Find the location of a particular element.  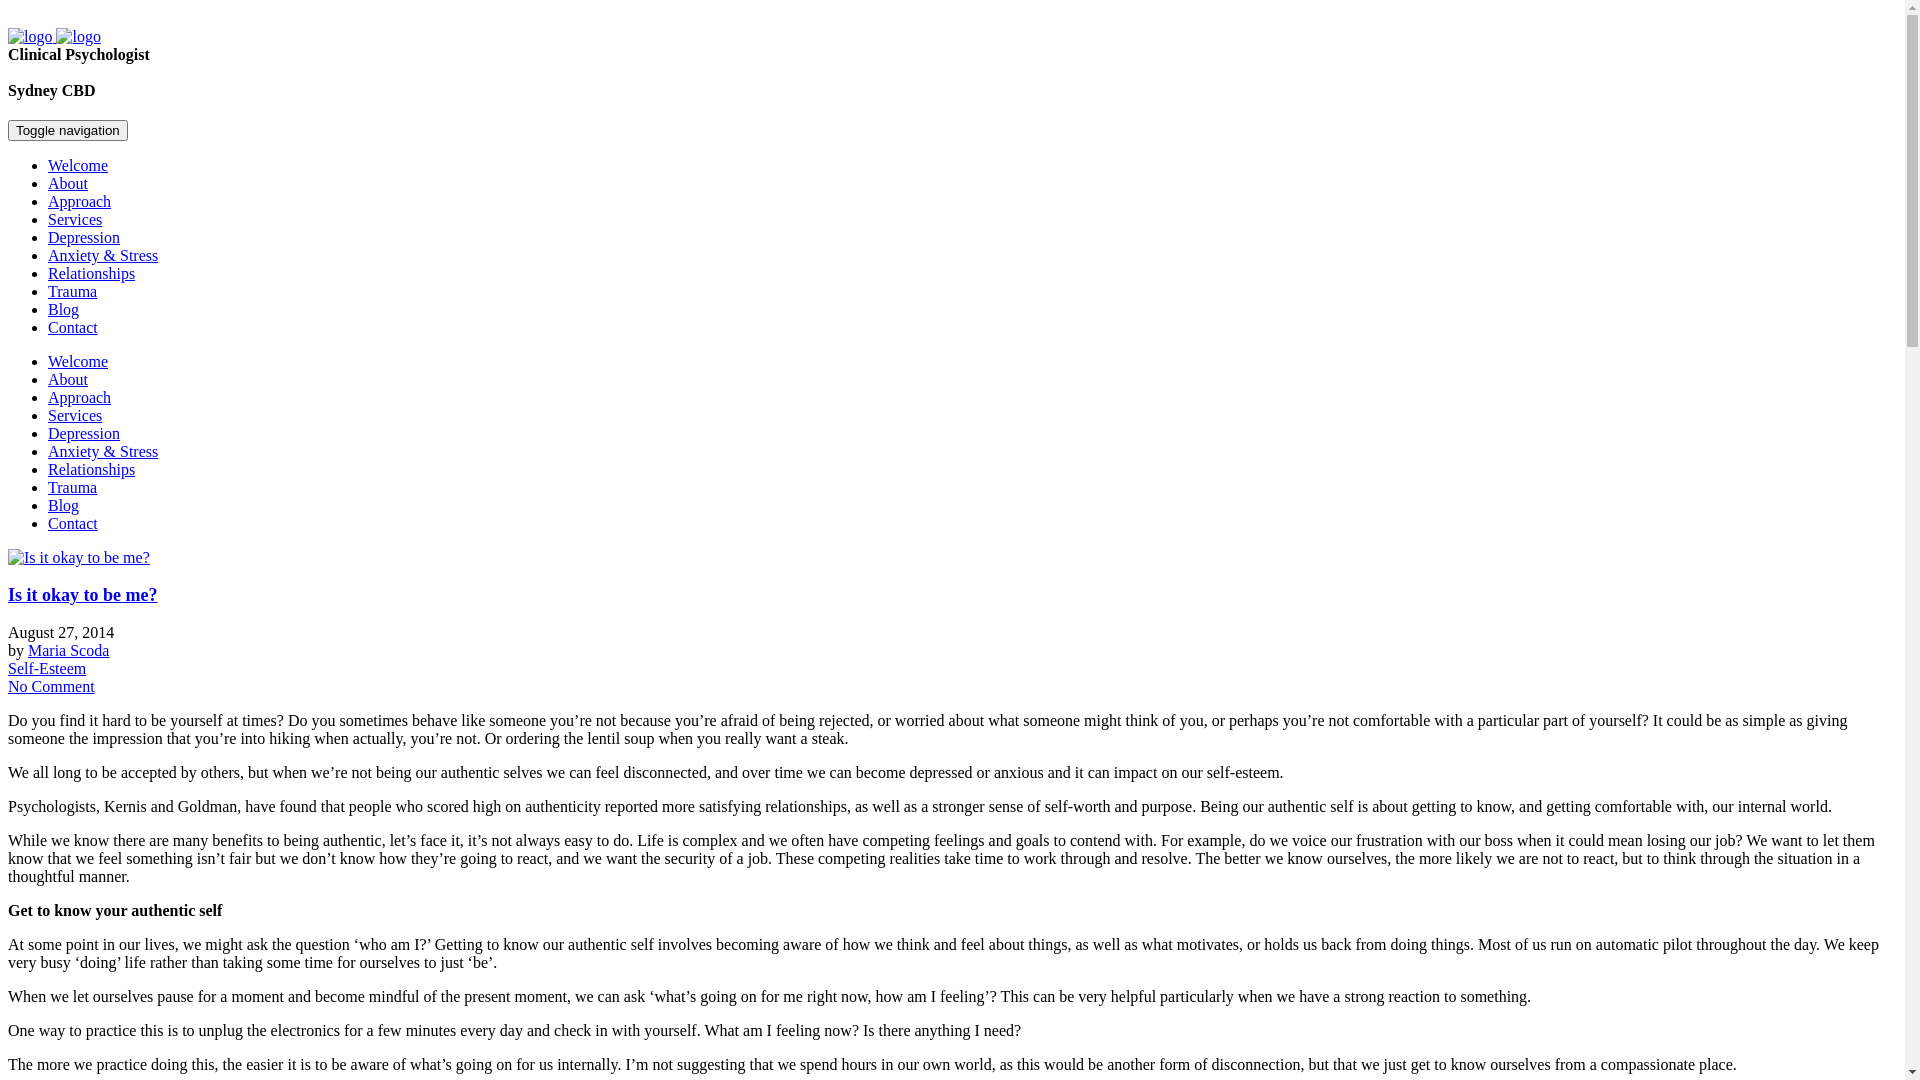

'Dr Maria Scoda' is located at coordinates (54, 36).